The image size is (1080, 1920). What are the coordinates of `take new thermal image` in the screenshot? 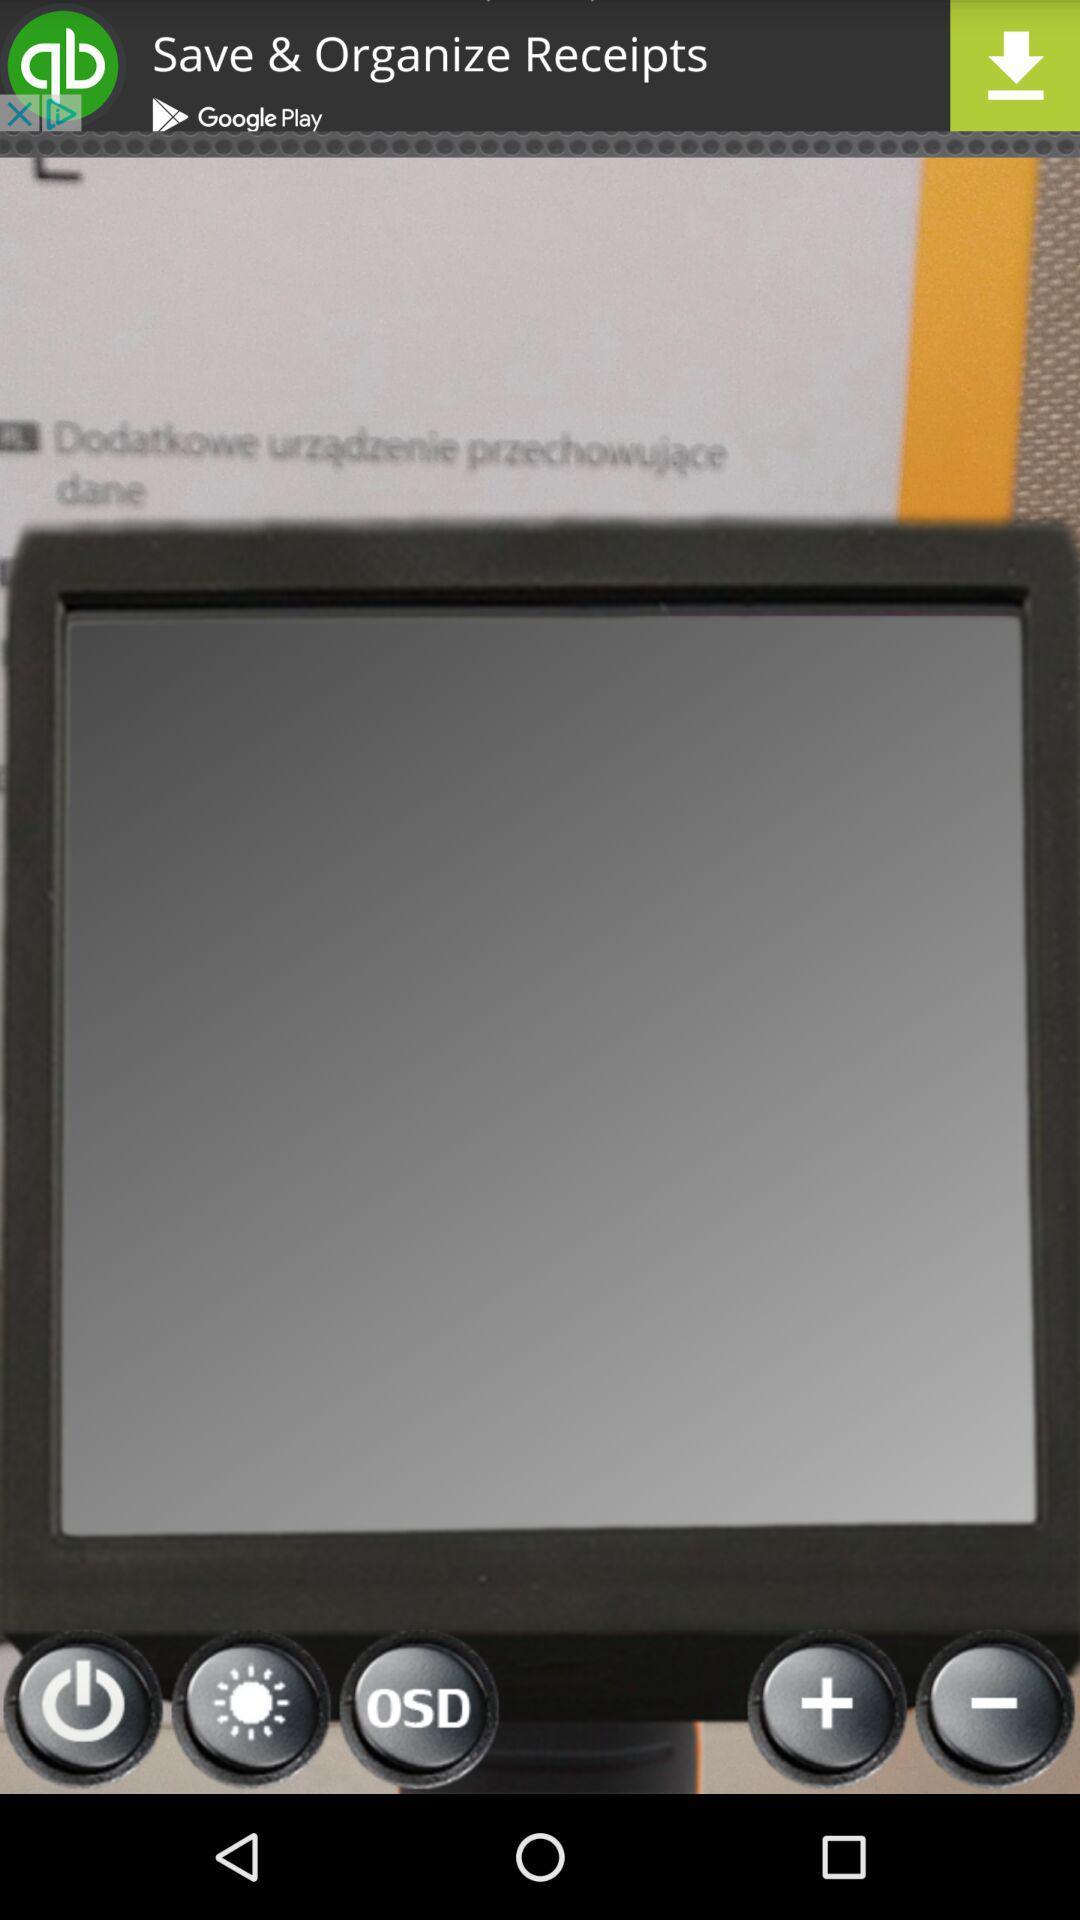 It's located at (828, 1708).